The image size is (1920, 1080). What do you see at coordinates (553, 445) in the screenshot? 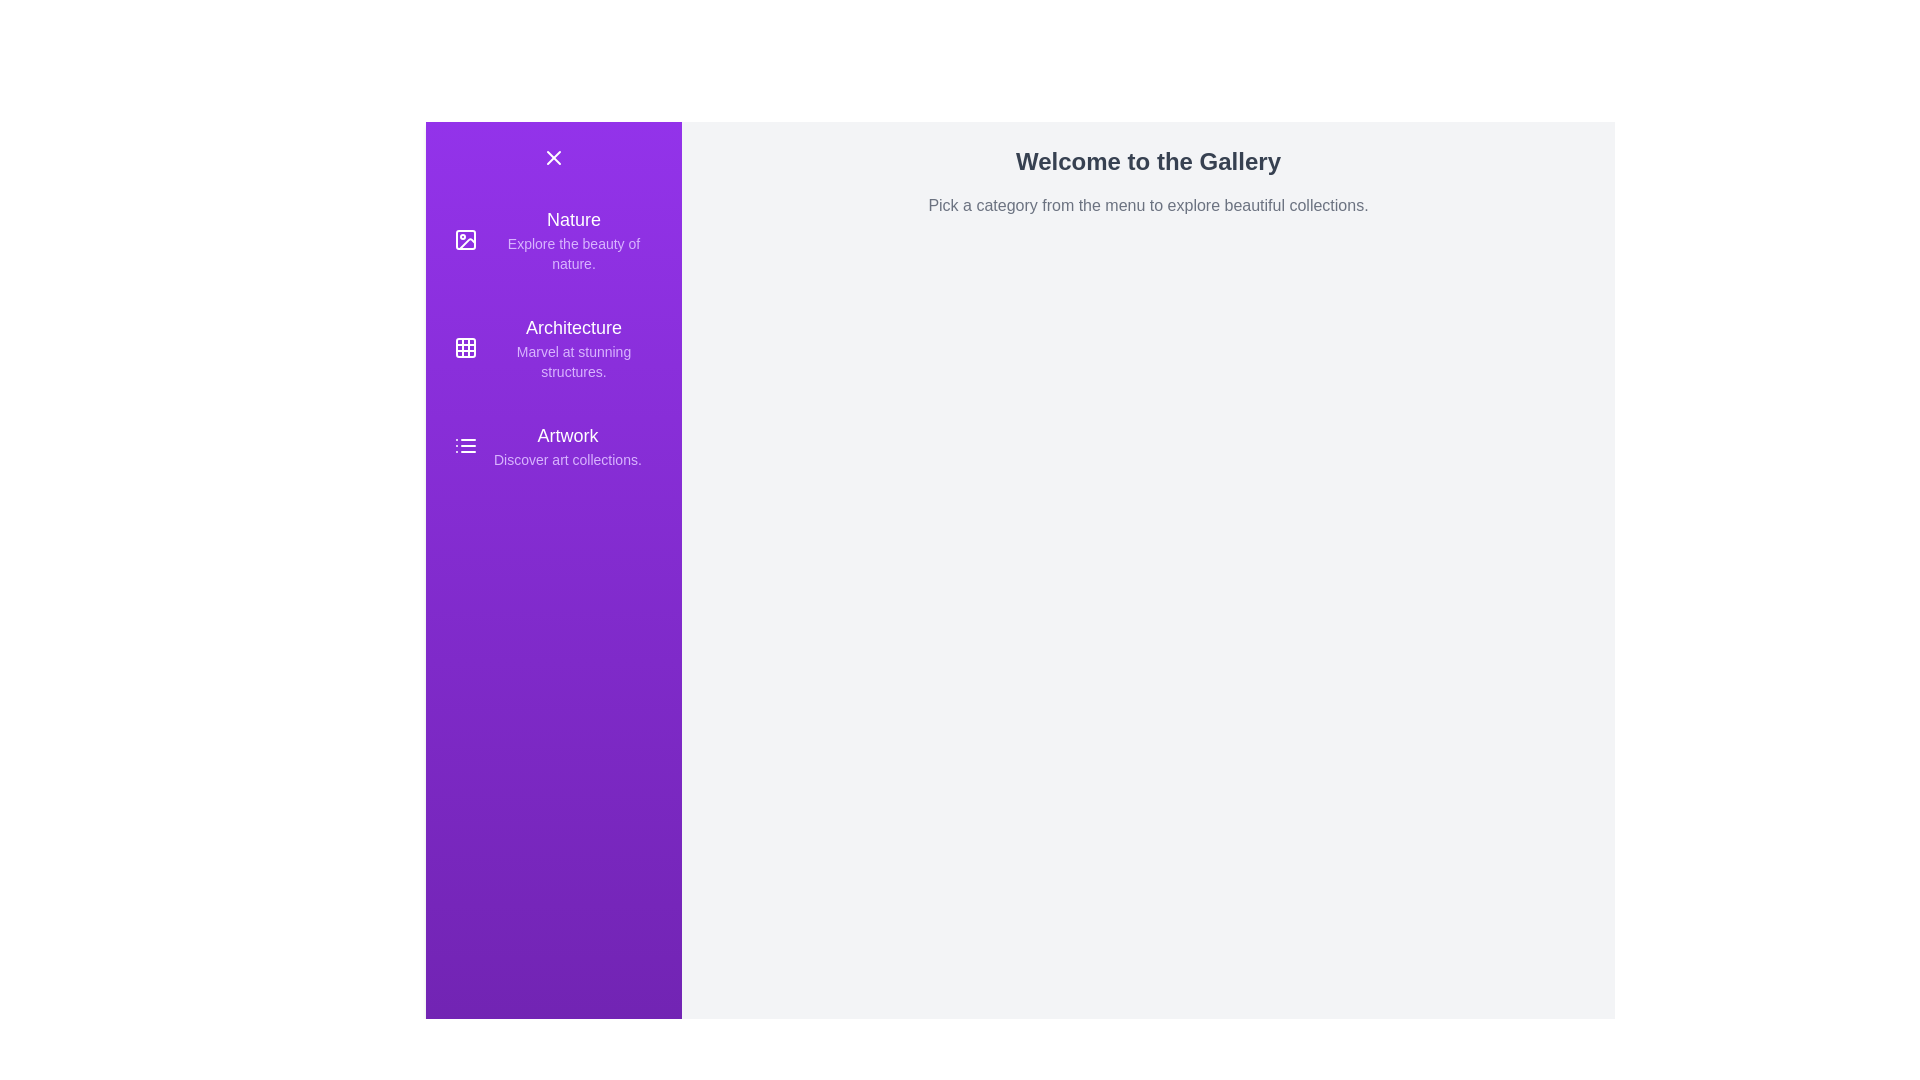
I see `the menu item corresponding to the category Artwork` at bounding box center [553, 445].